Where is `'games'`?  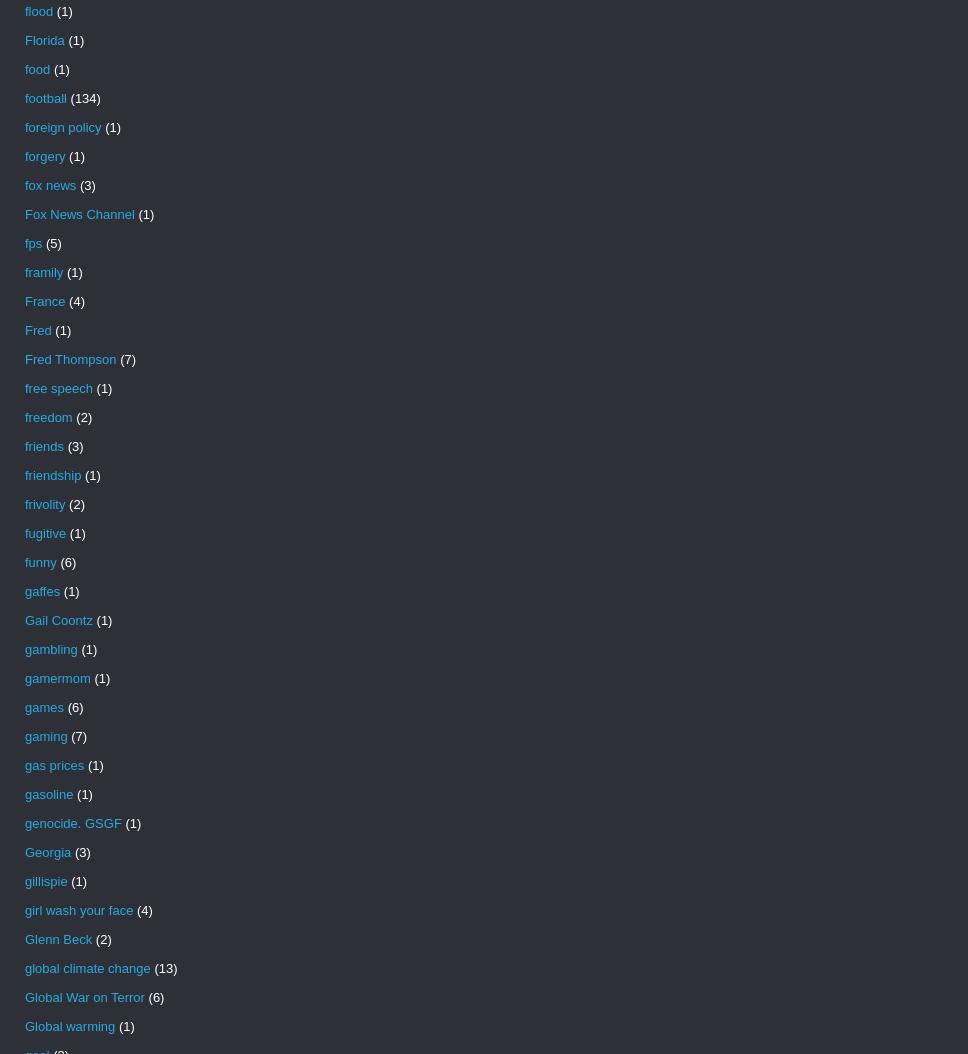
'games' is located at coordinates (43, 706).